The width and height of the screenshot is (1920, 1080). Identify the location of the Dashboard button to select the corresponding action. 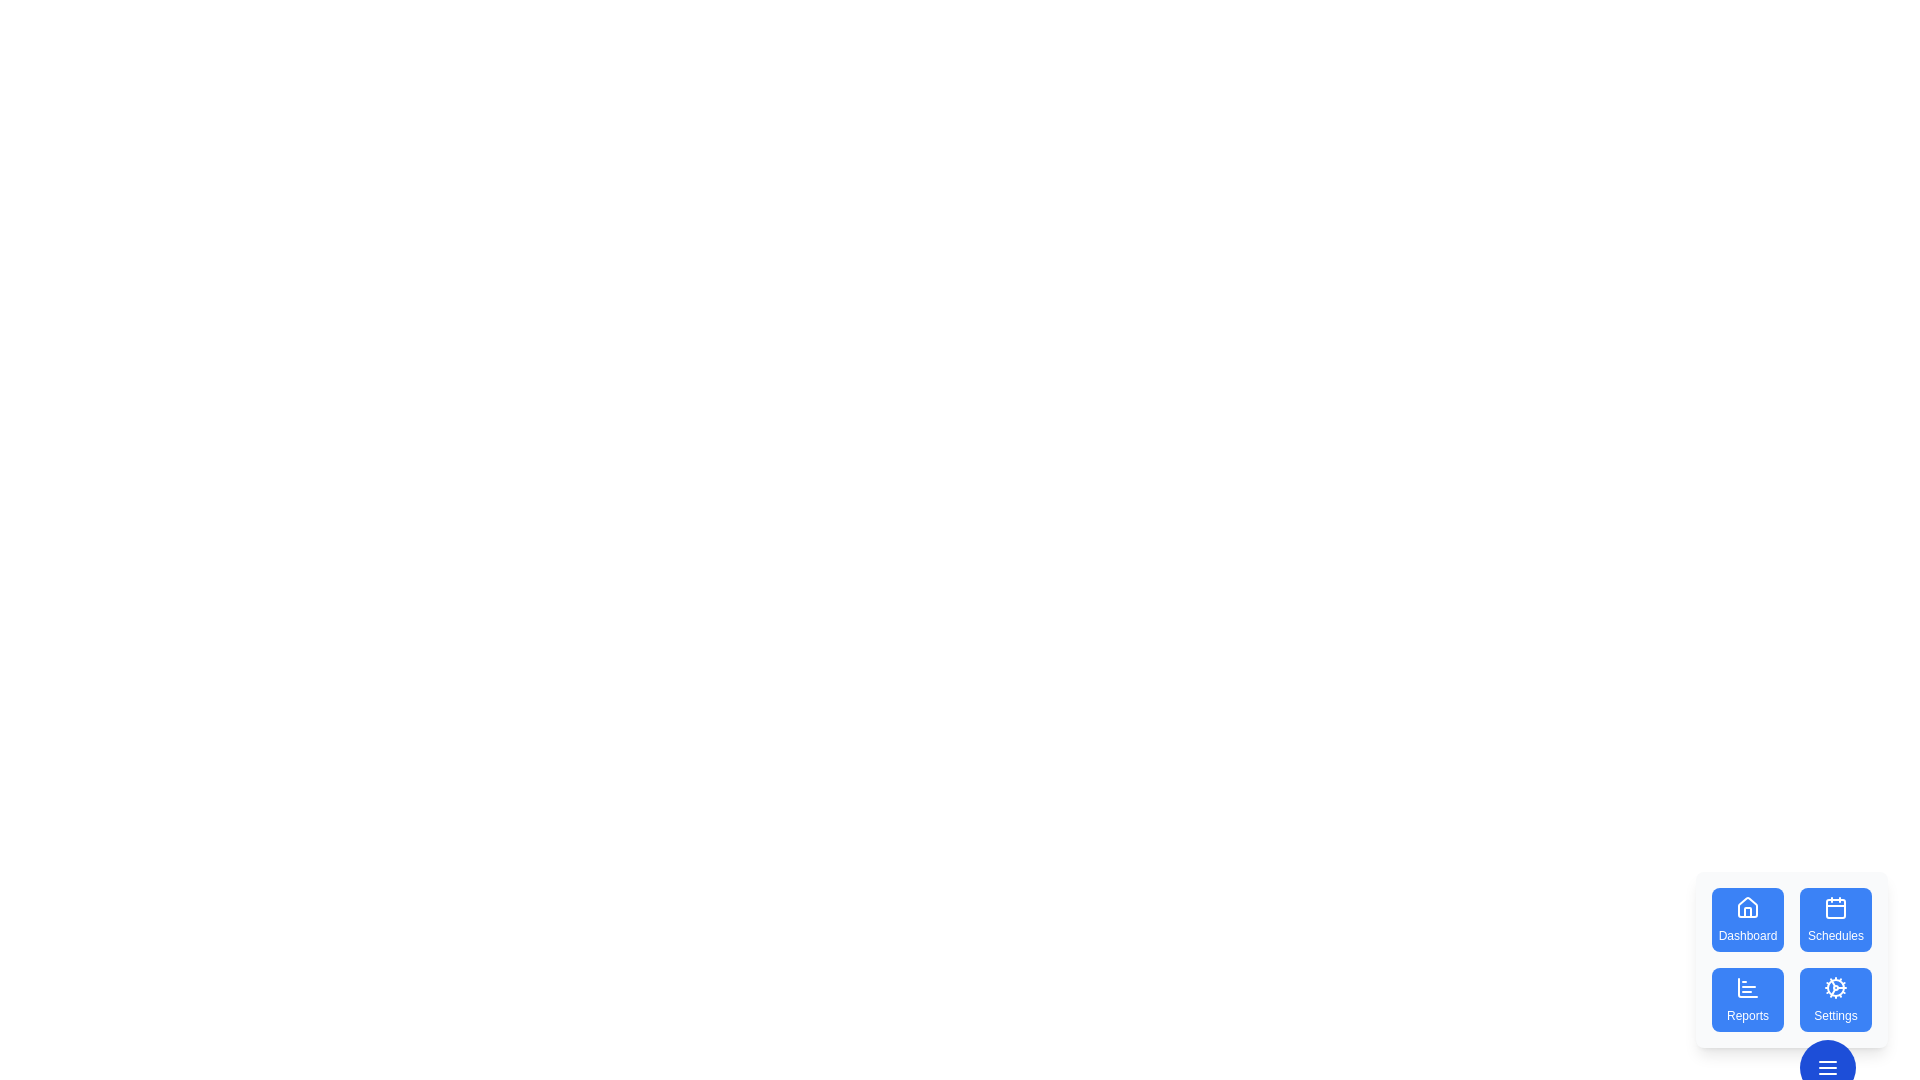
(1746, 920).